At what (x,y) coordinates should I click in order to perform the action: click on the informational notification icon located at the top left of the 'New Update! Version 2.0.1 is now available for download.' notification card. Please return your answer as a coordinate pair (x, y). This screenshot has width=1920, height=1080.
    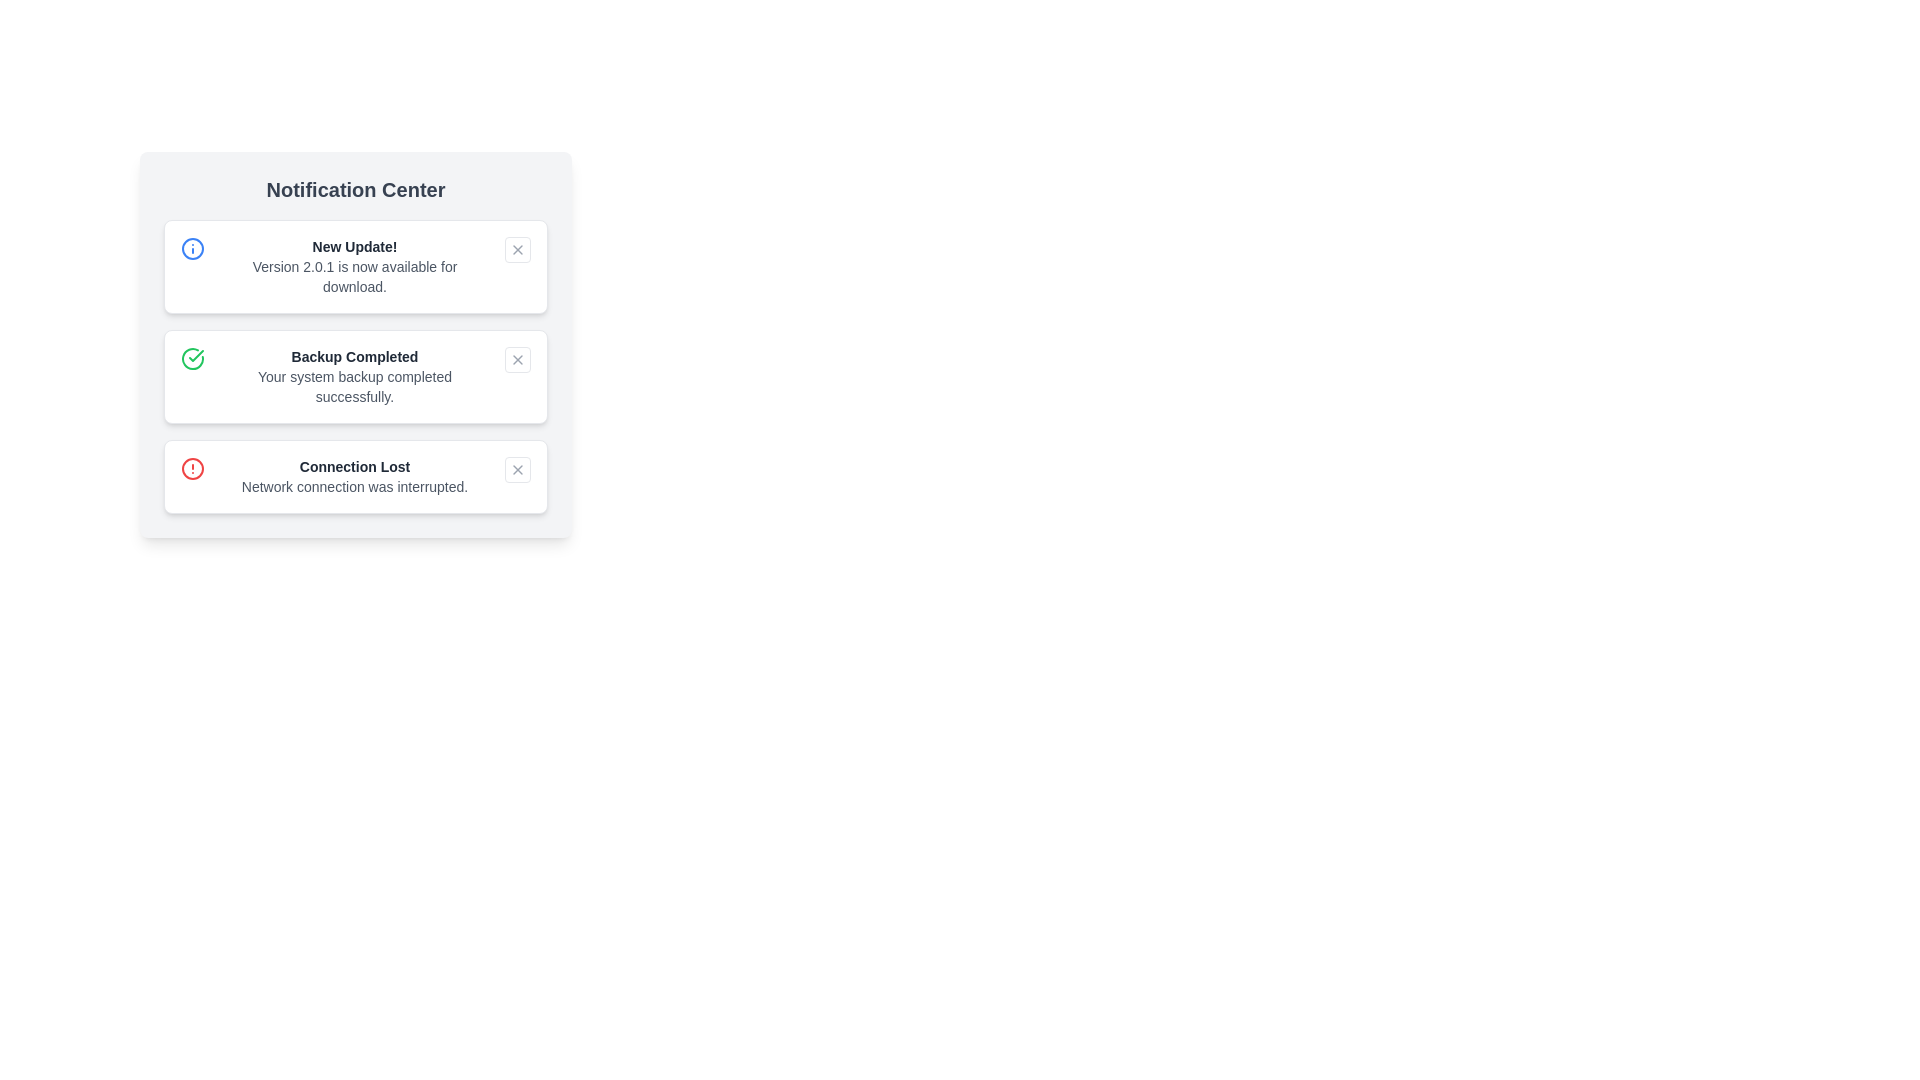
    Looking at the image, I should click on (192, 248).